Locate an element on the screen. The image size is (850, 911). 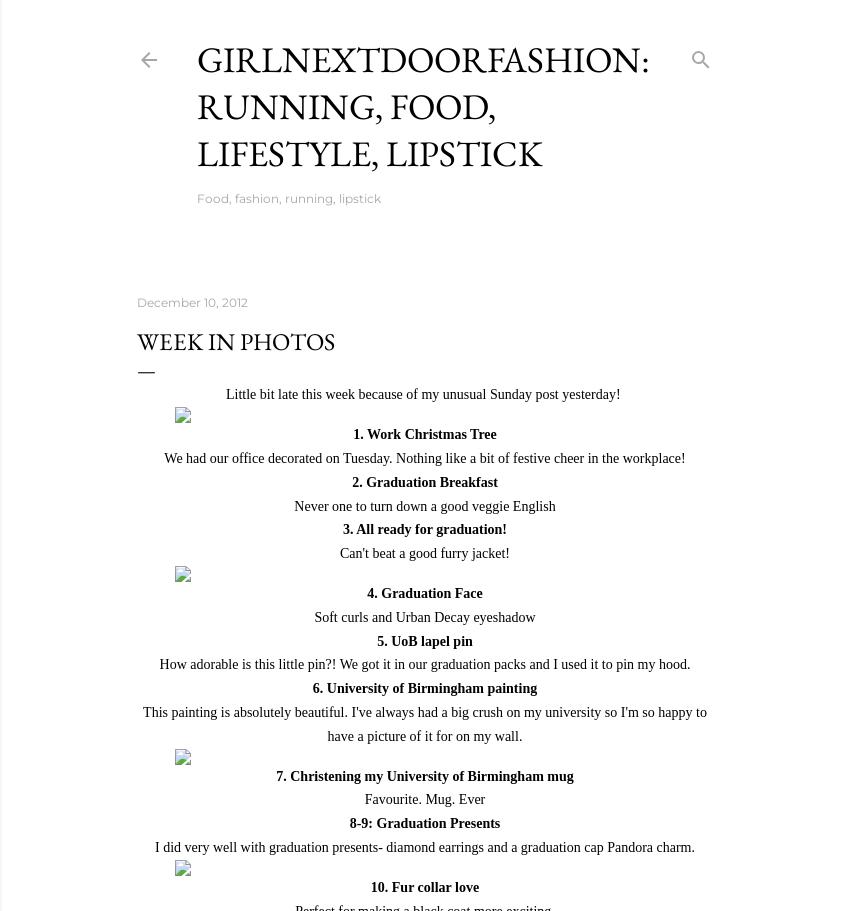
'This painting is absolutely beautiful. I've always had a big crush on my university so I'm so happy to have a picture of it for on my wall.' is located at coordinates (424, 723).